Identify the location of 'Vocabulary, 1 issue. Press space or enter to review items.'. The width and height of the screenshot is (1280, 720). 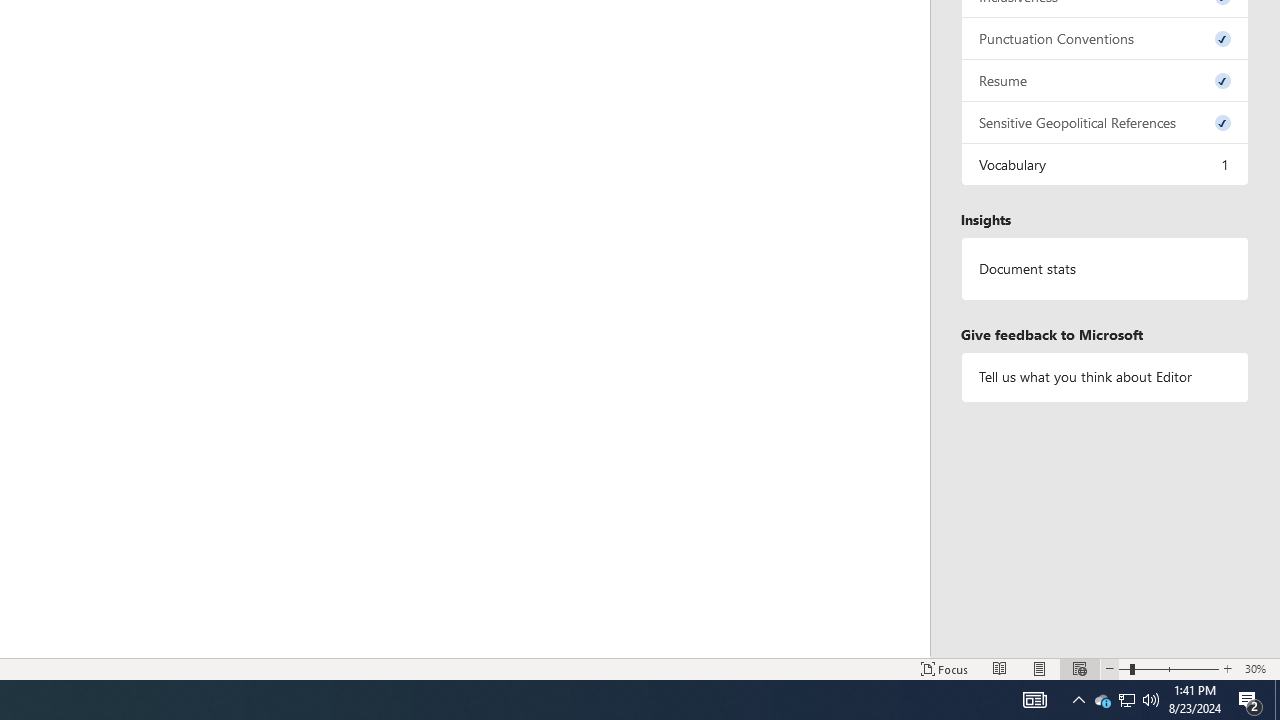
(1104, 163).